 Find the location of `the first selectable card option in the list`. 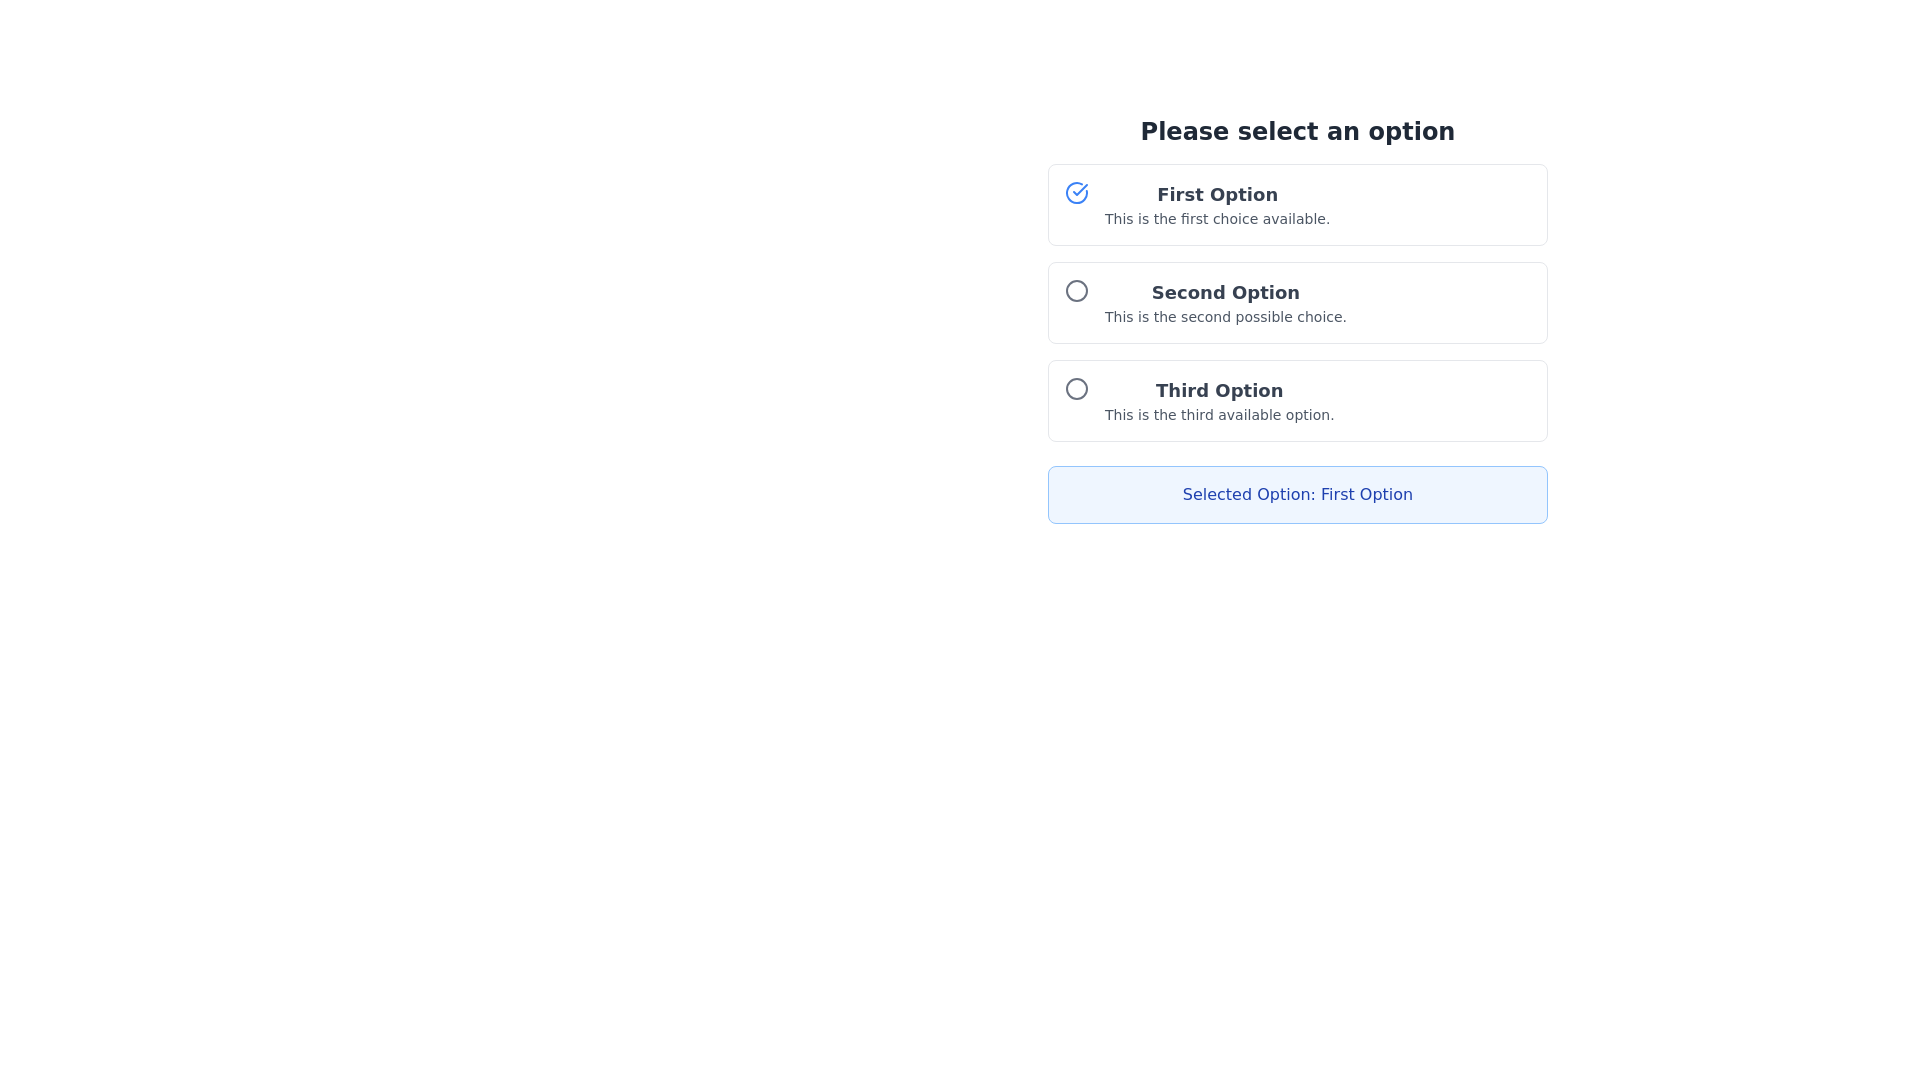

the first selectable card option in the list is located at coordinates (1297, 204).